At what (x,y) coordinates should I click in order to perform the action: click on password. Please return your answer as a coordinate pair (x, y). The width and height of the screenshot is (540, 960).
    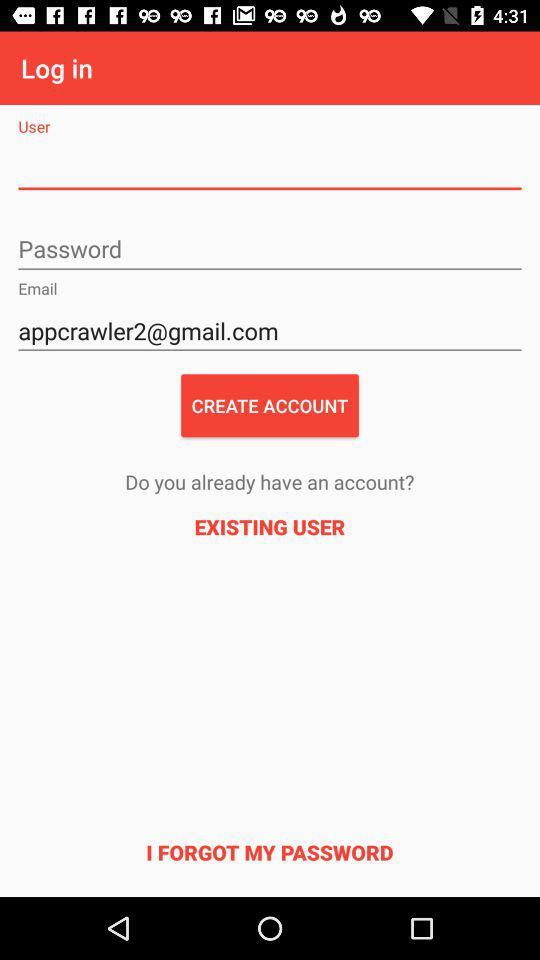
    Looking at the image, I should click on (270, 249).